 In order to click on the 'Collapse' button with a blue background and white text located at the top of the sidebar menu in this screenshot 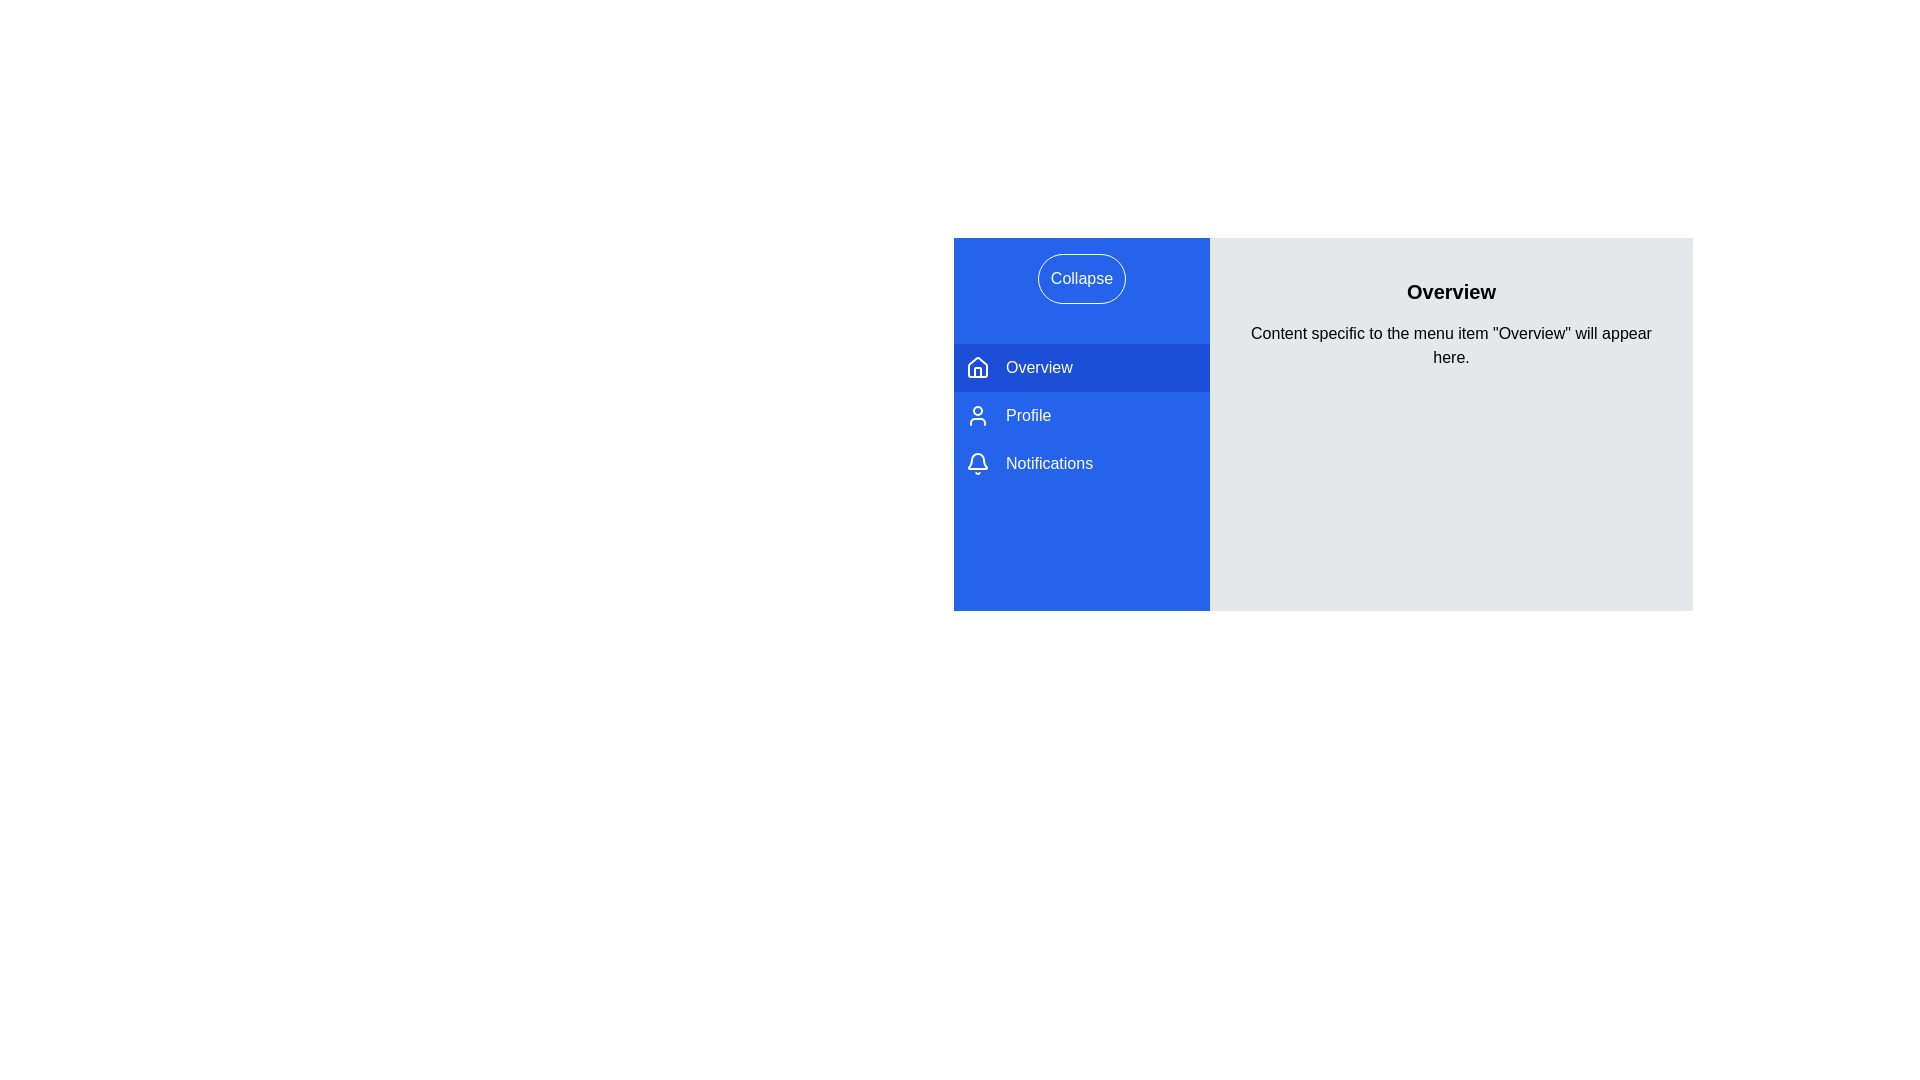, I will do `click(1080, 278)`.